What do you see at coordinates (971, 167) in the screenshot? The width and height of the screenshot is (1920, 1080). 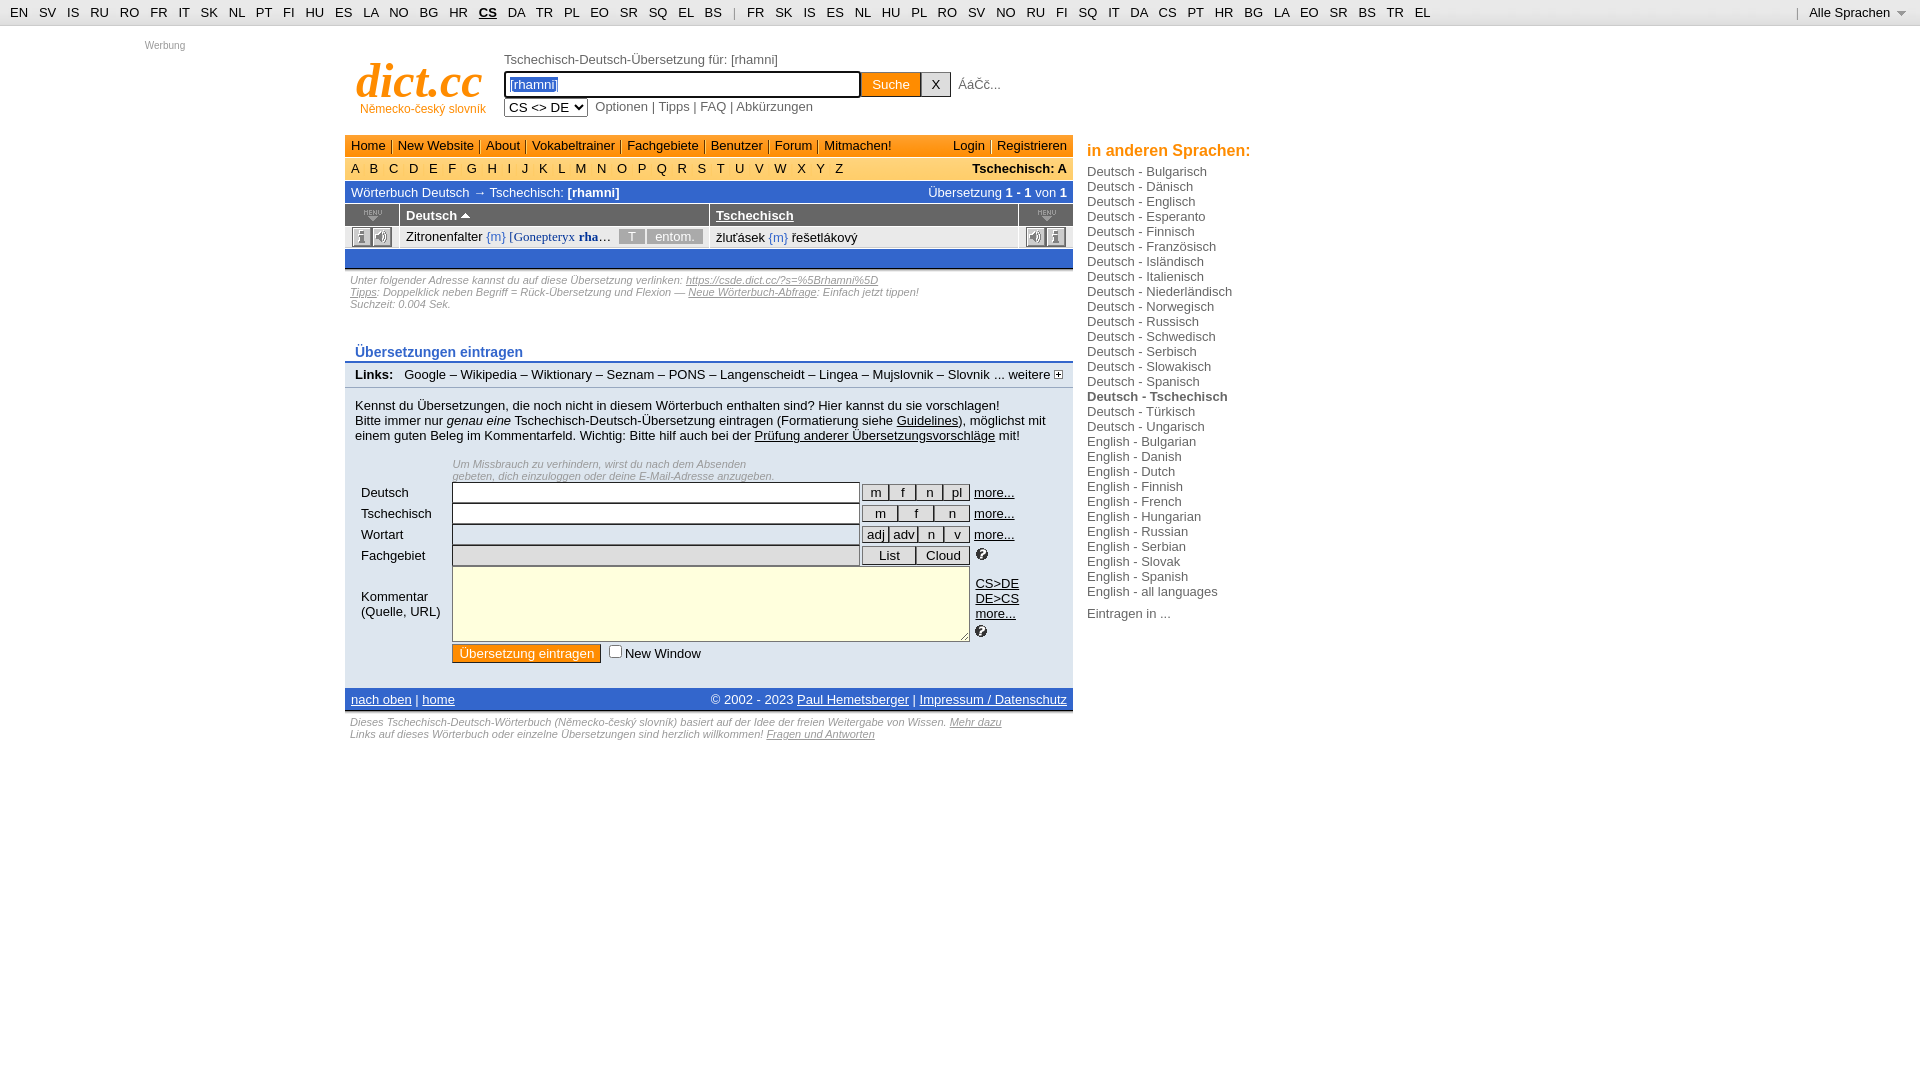 I see `'Tschechisch: A'` at bounding box center [971, 167].